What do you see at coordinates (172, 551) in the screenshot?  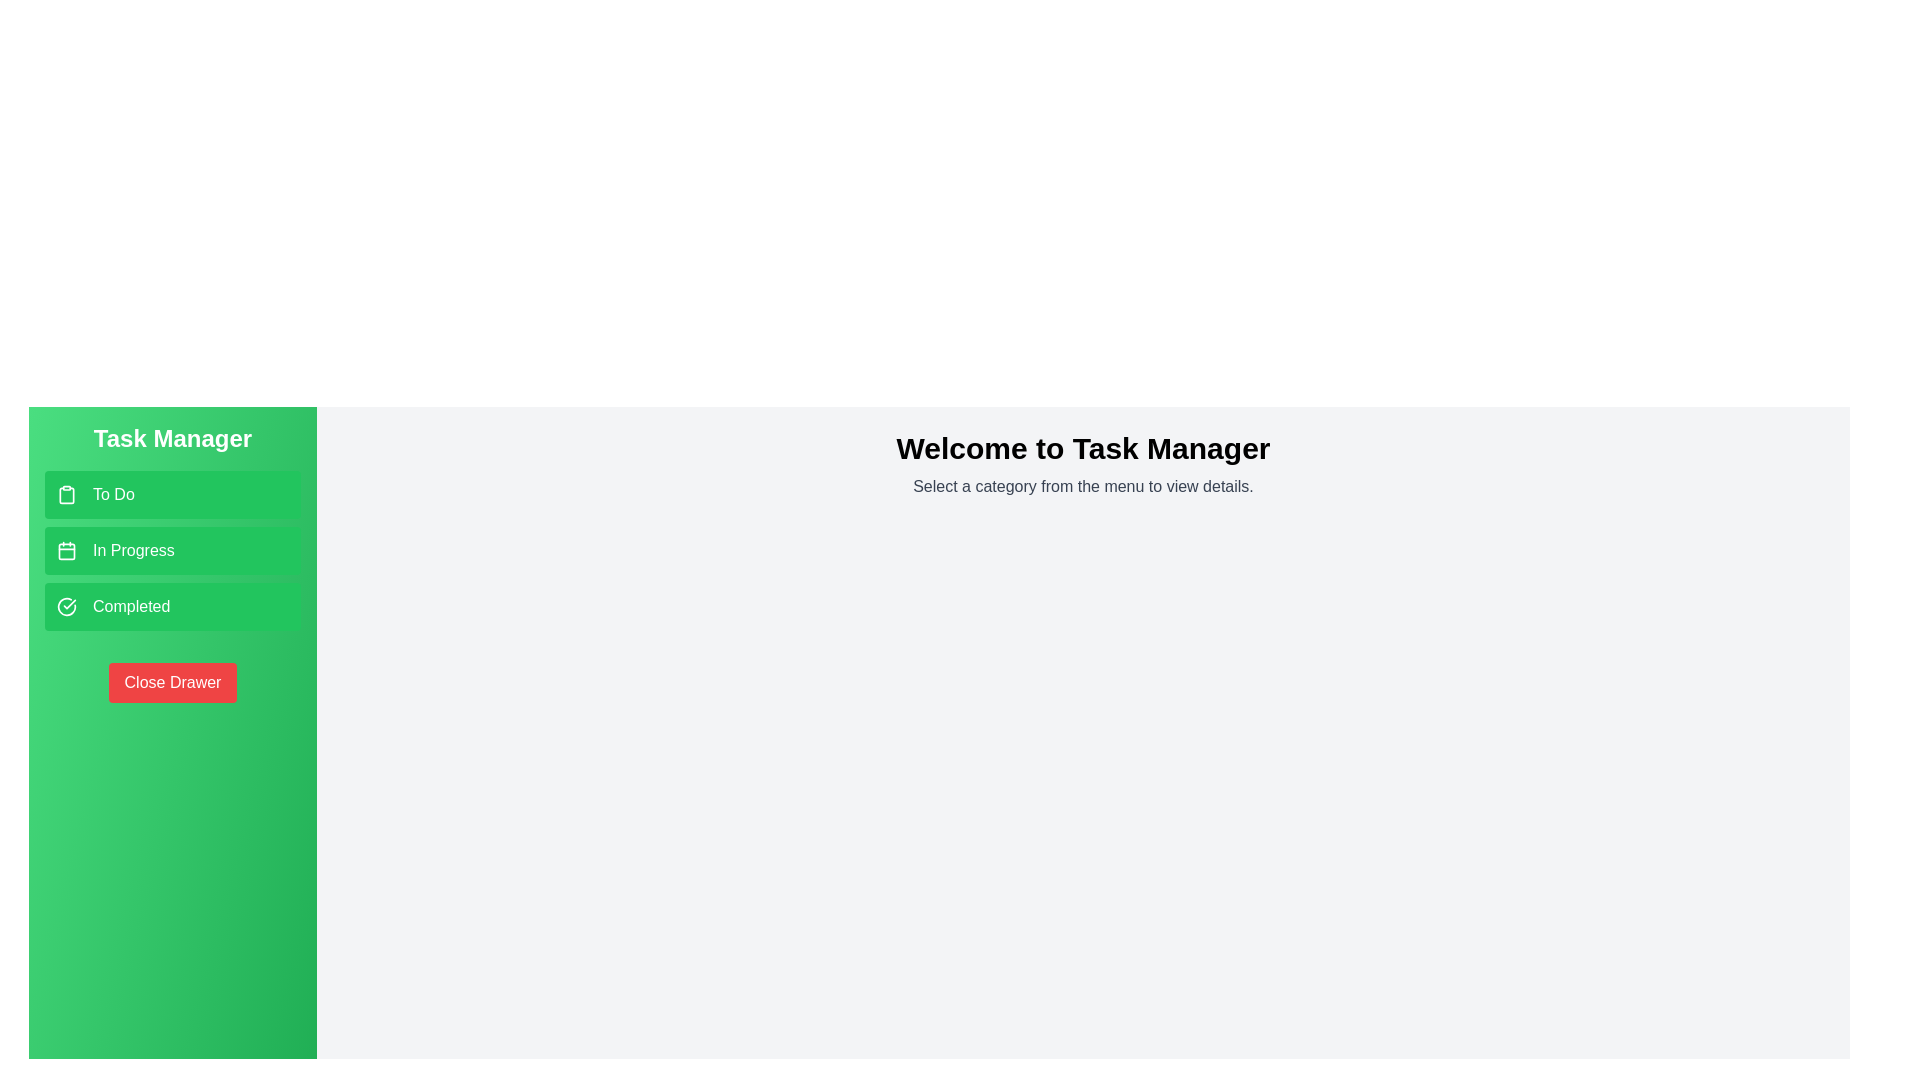 I see `the 'In Progress' category to view tasks currently in progress` at bounding box center [172, 551].